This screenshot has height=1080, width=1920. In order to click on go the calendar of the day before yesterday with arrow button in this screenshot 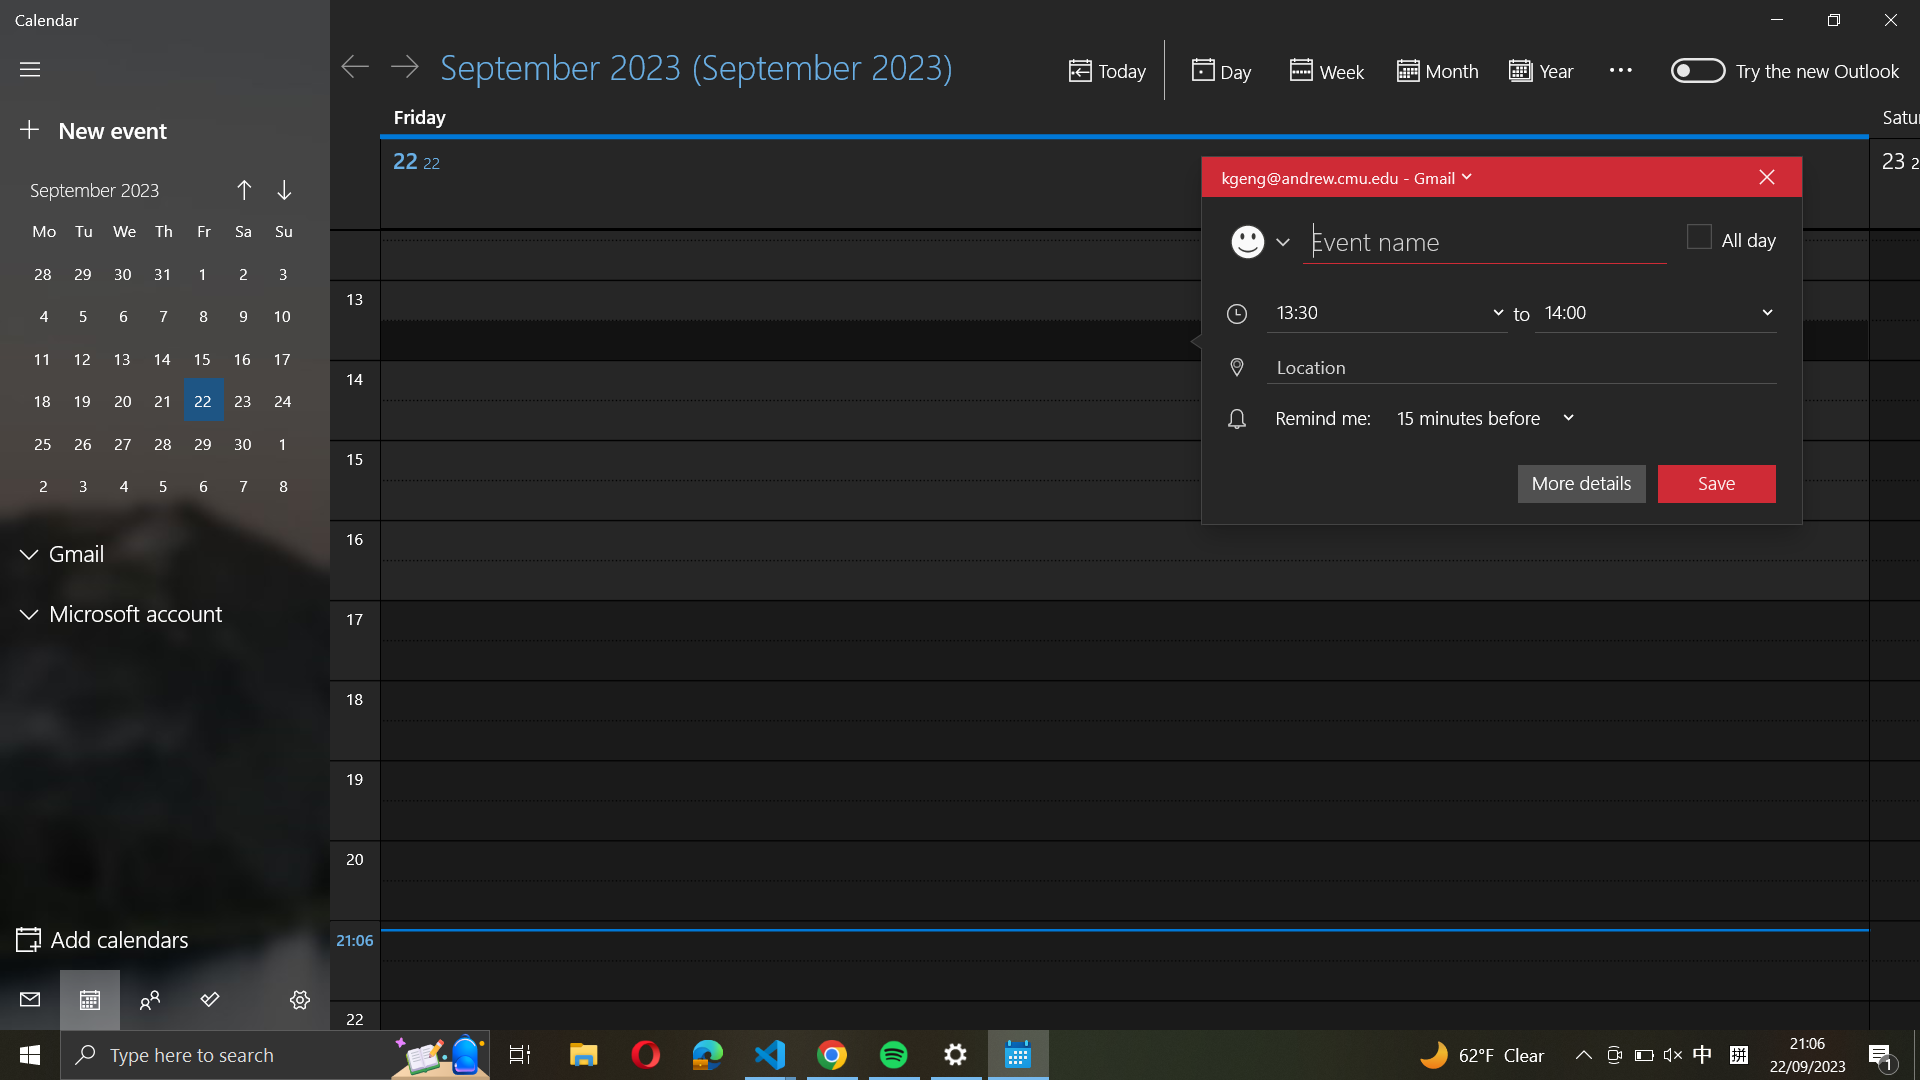, I will do `click(355, 65)`.